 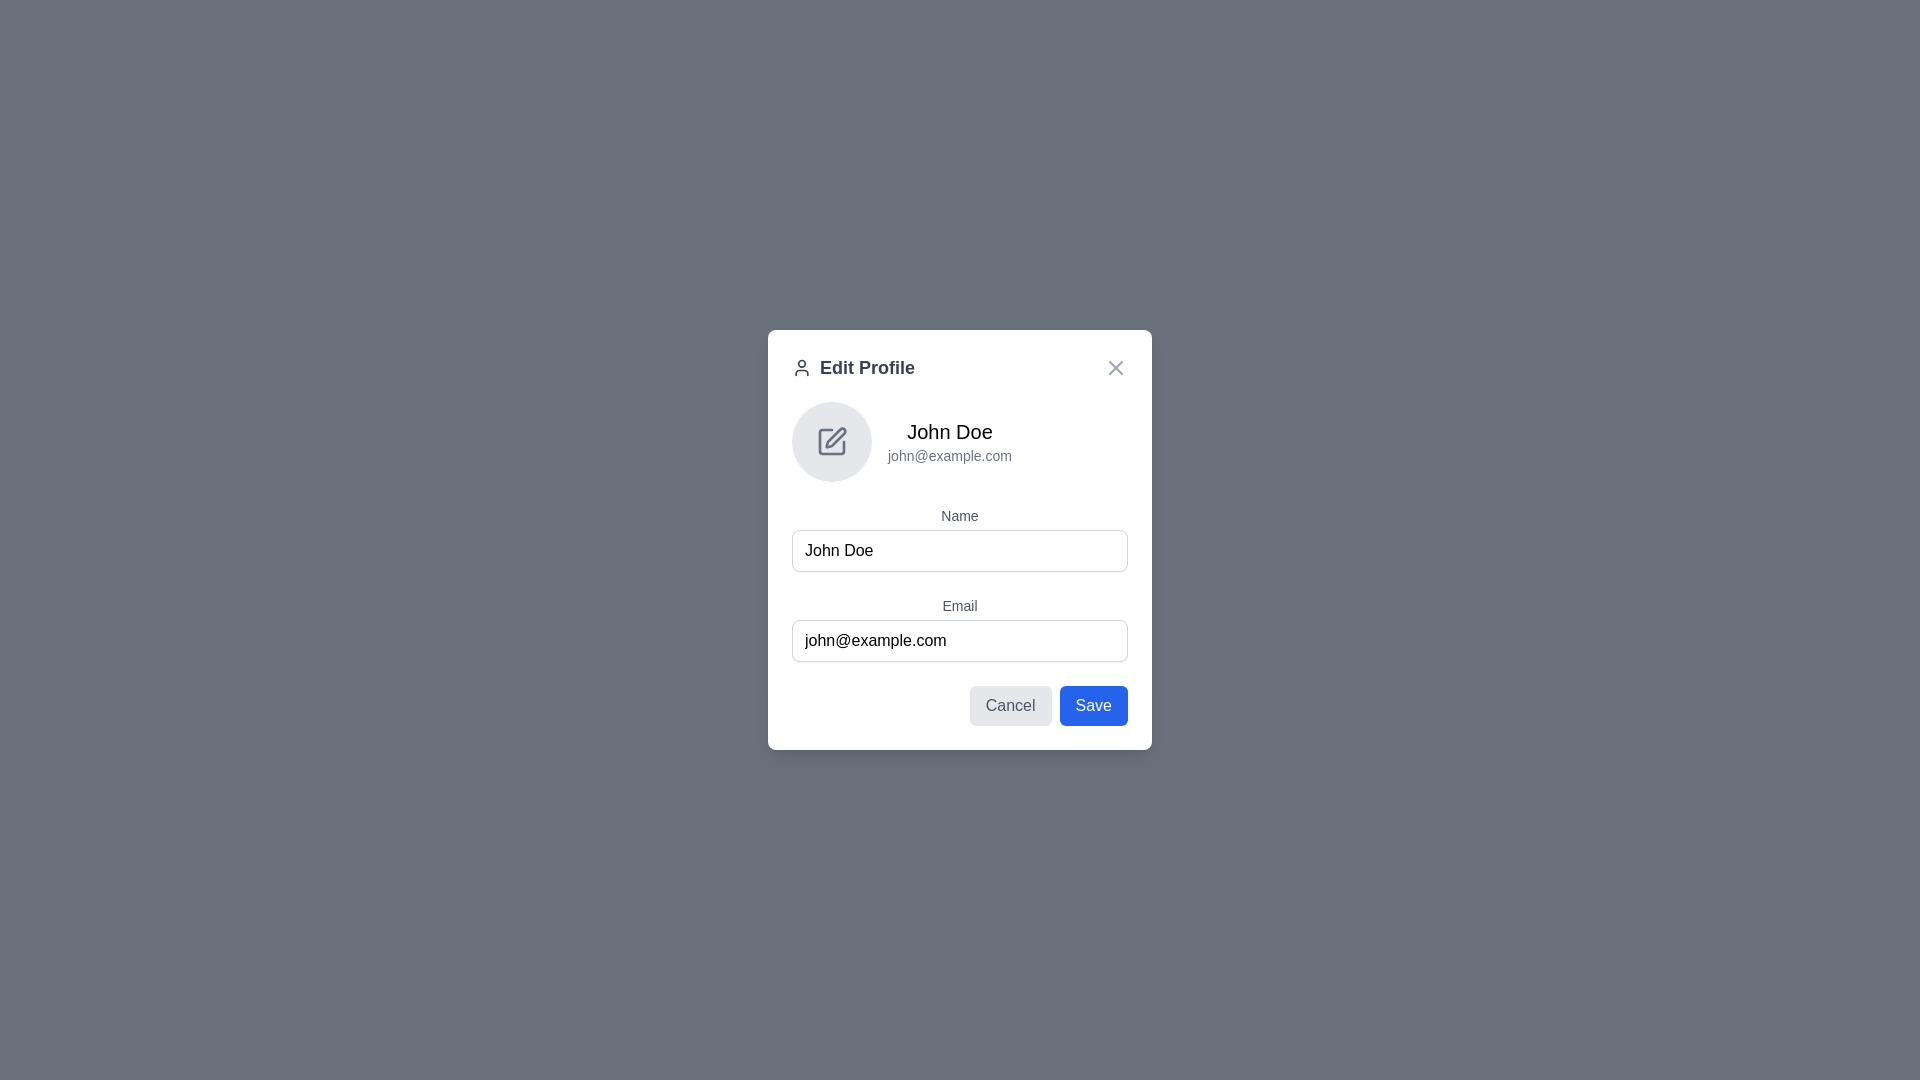 I want to click on the Text Section with Icon that contains 'John Doe' and 'john@example.com' in the 'Edit Profile' modal, so click(x=960, y=441).